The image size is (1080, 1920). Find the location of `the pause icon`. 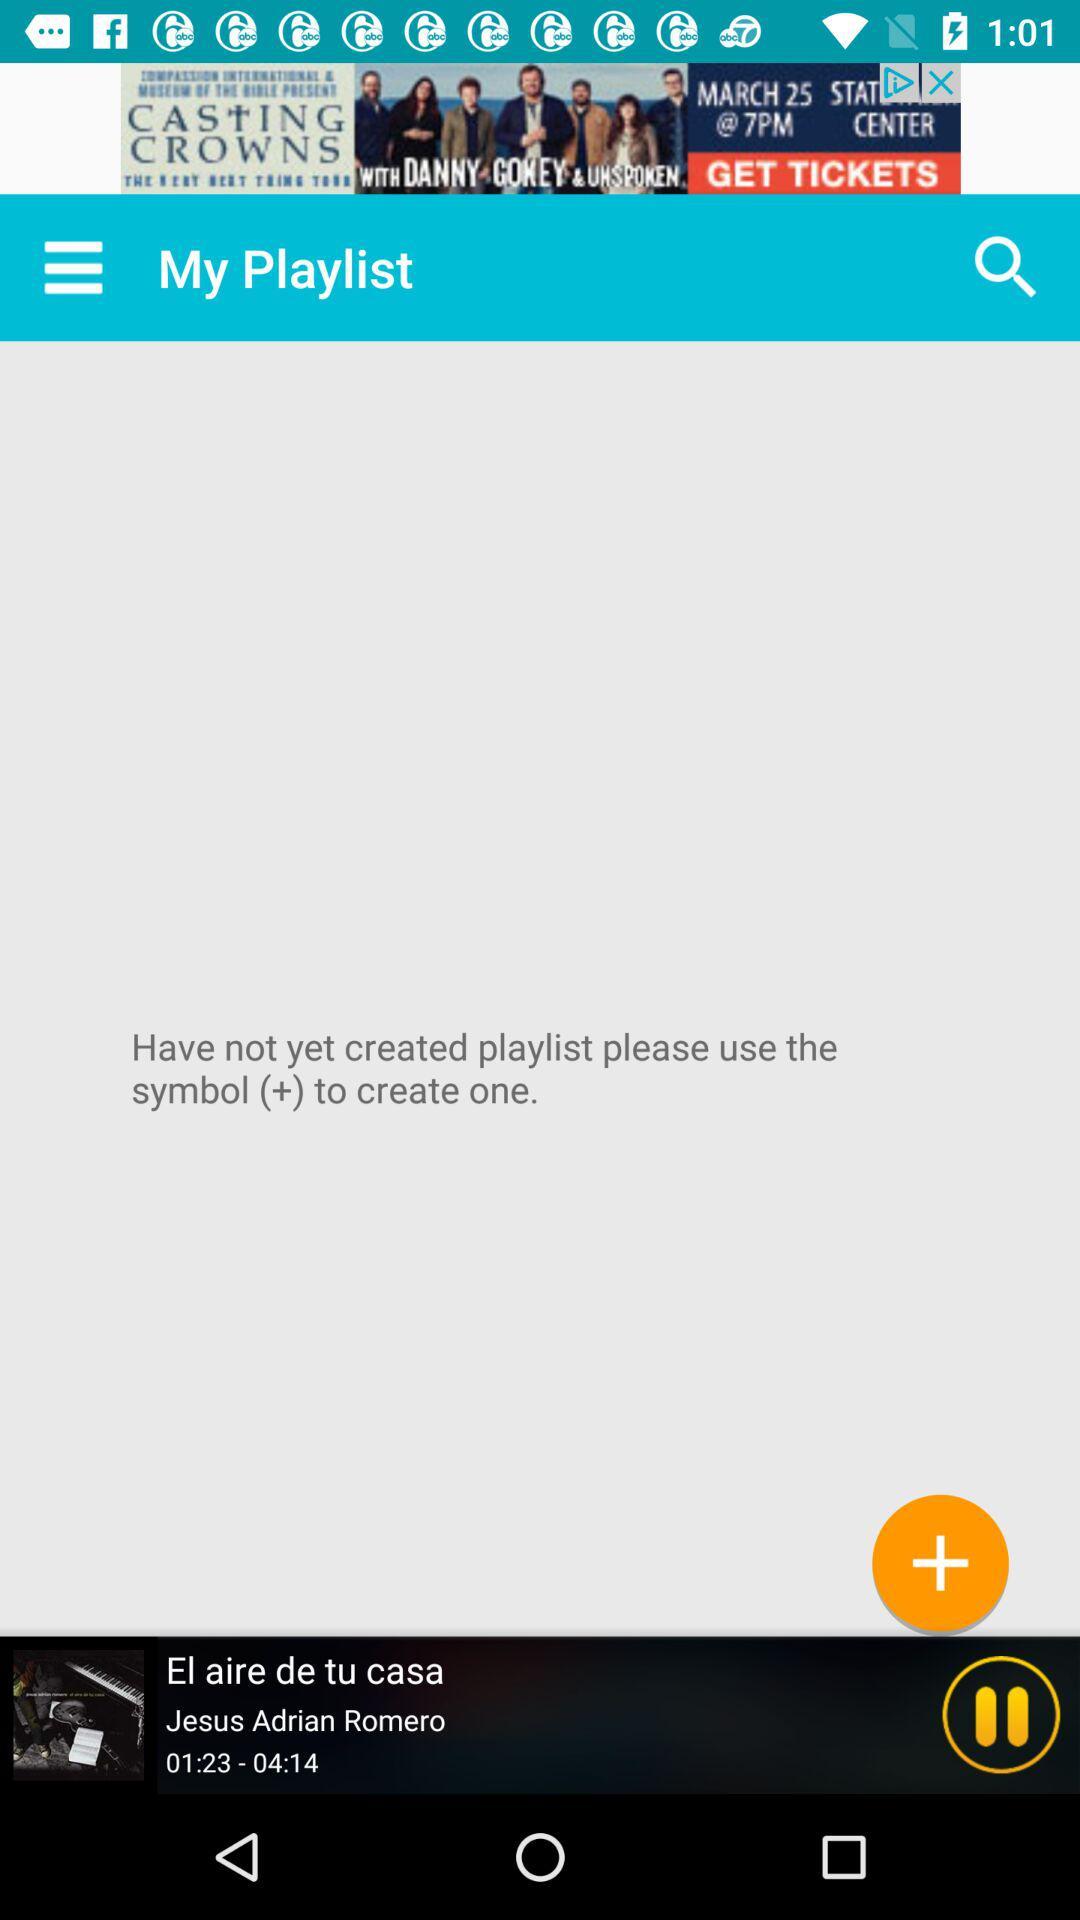

the pause icon is located at coordinates (1001, 1714).